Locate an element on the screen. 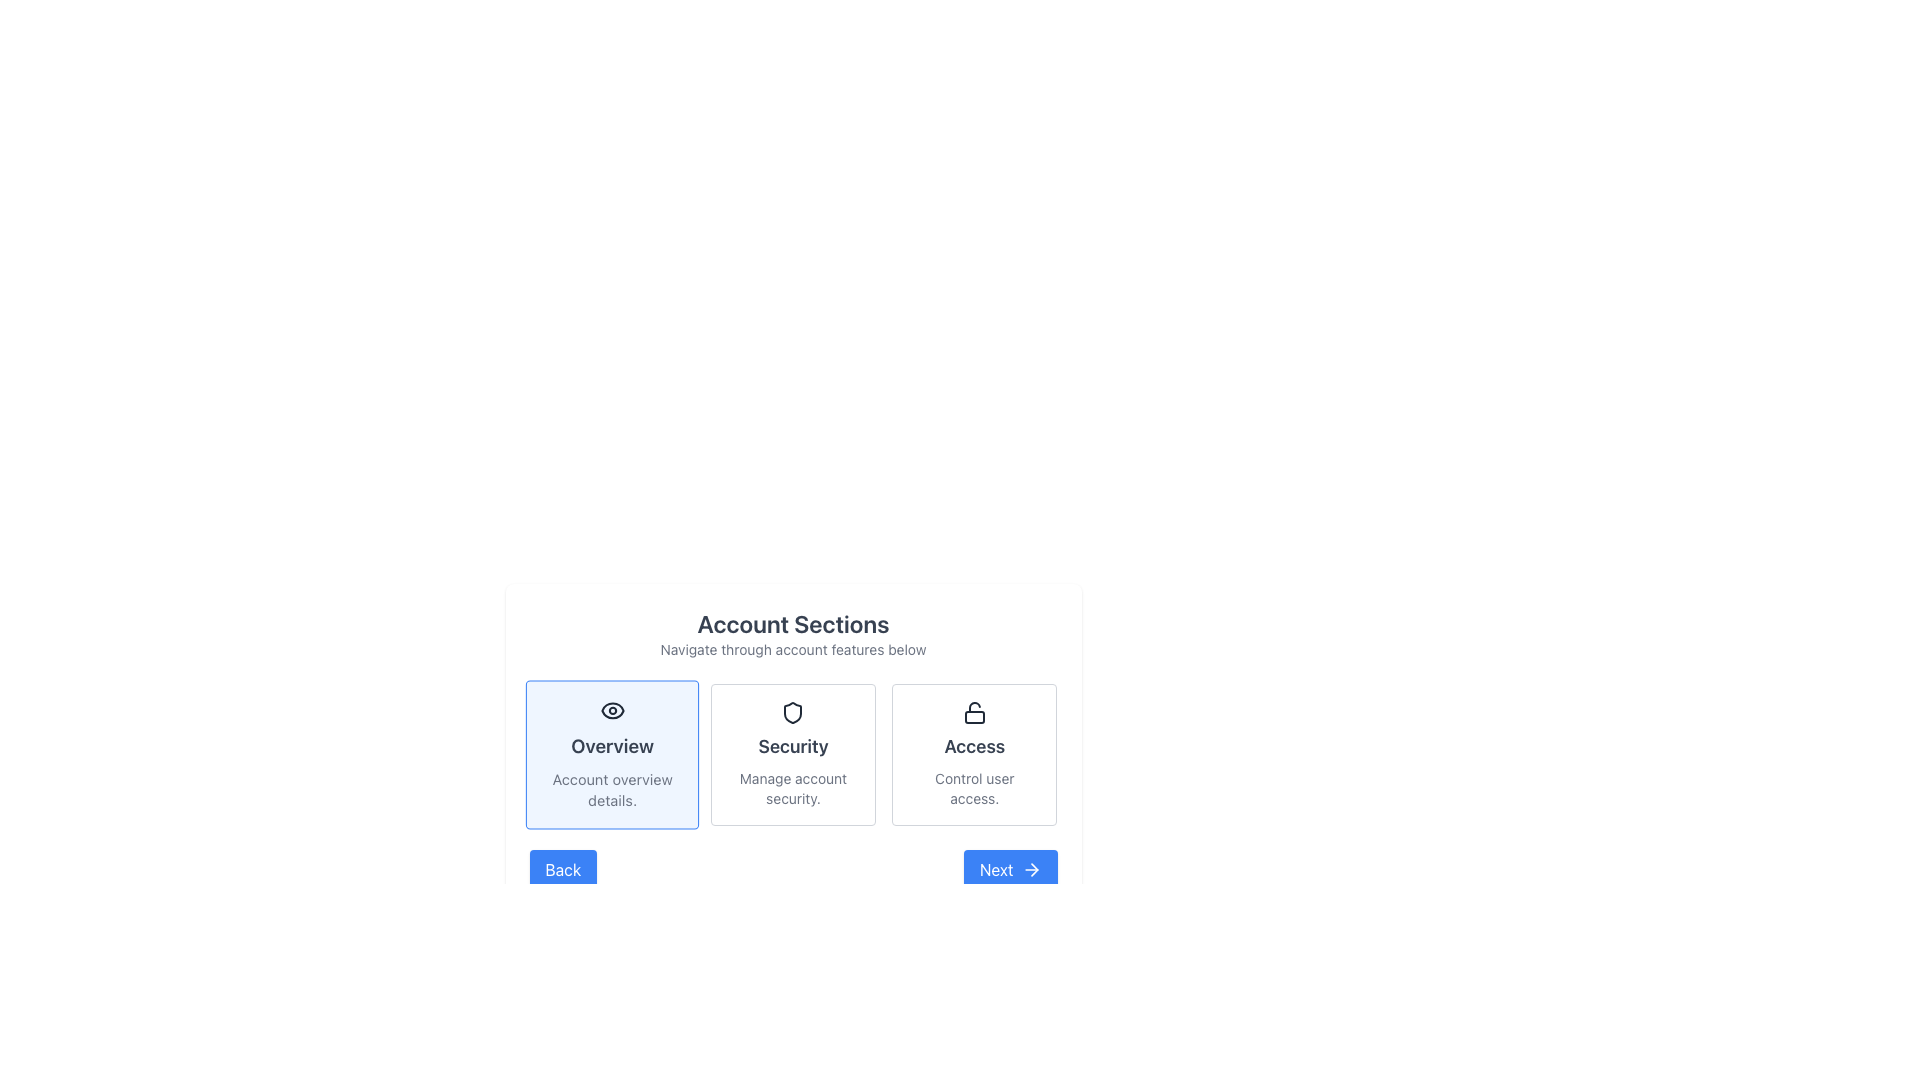  the eye-shaped icon in dark gray color located at the top center of the Overview section, which signifies visibility or viewing functionality is located at coordinates (611, 709).